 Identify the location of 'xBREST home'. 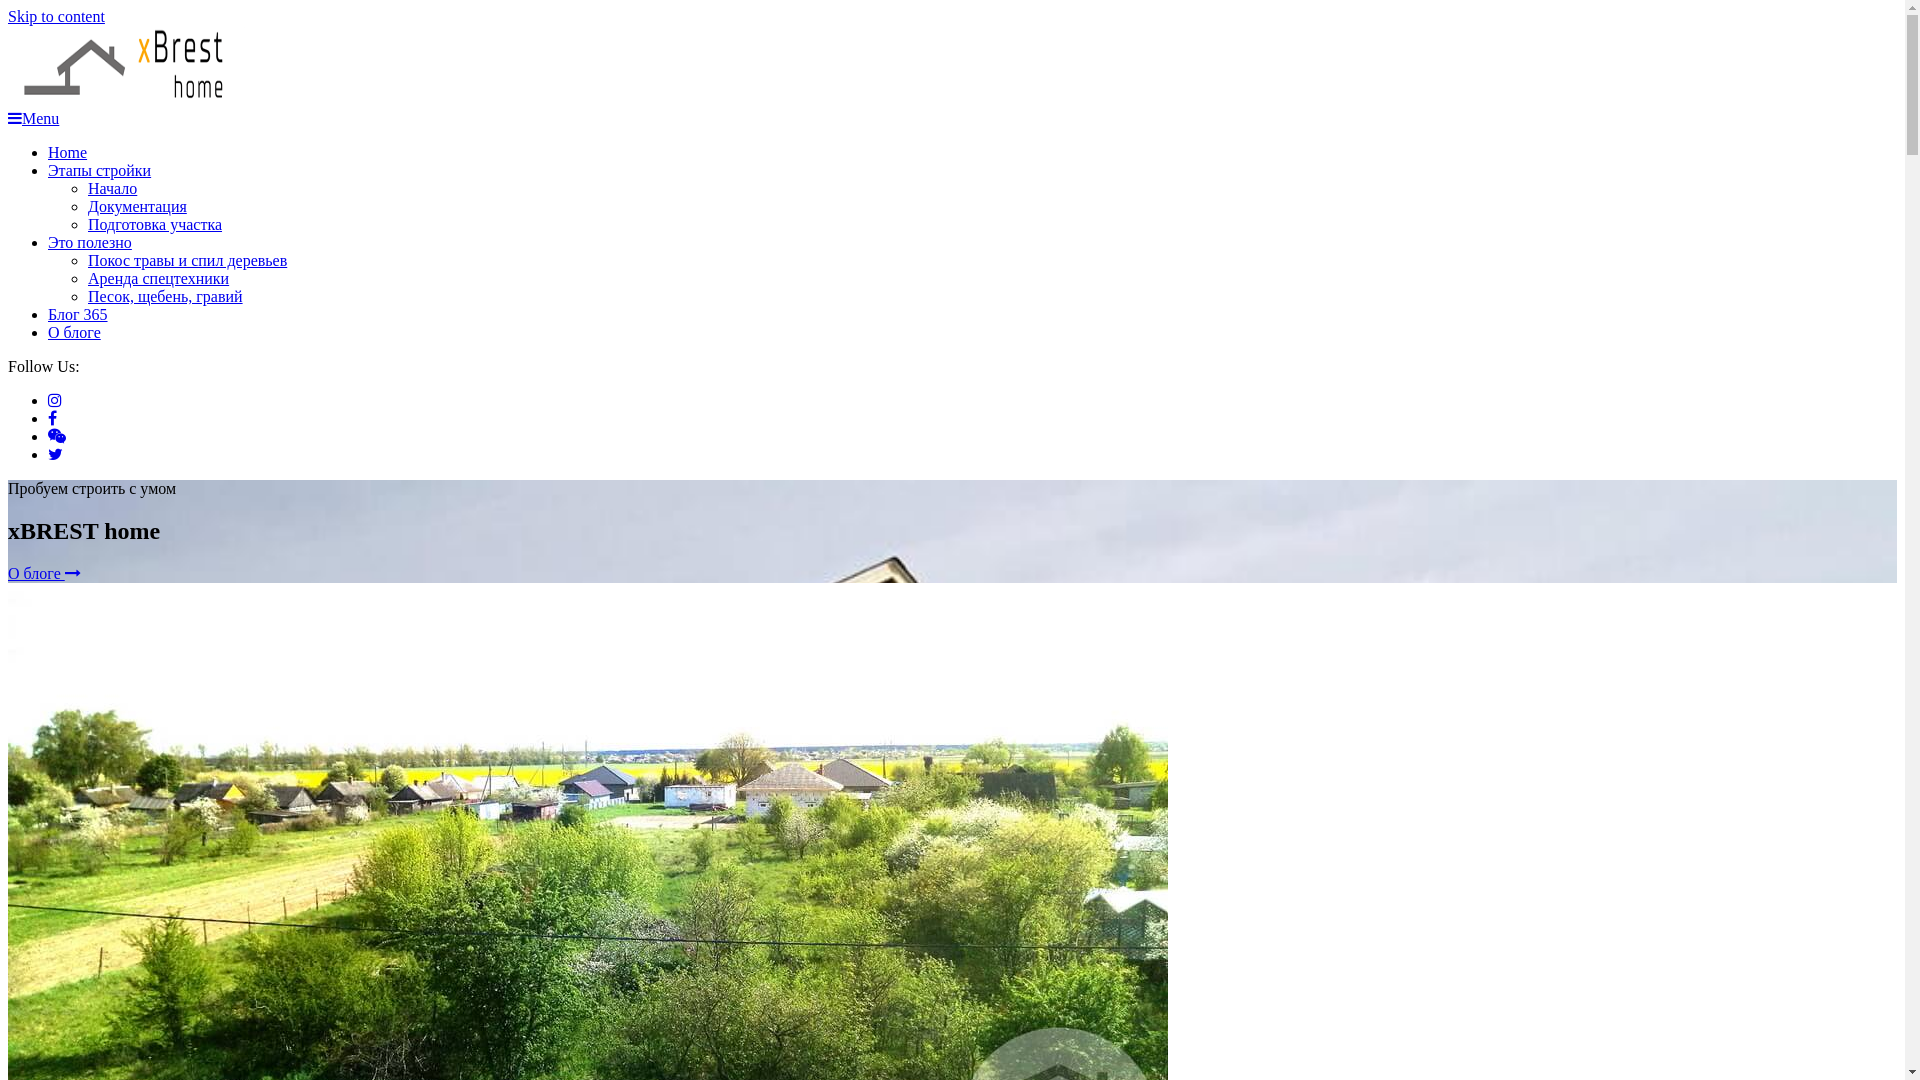
(108, 148).